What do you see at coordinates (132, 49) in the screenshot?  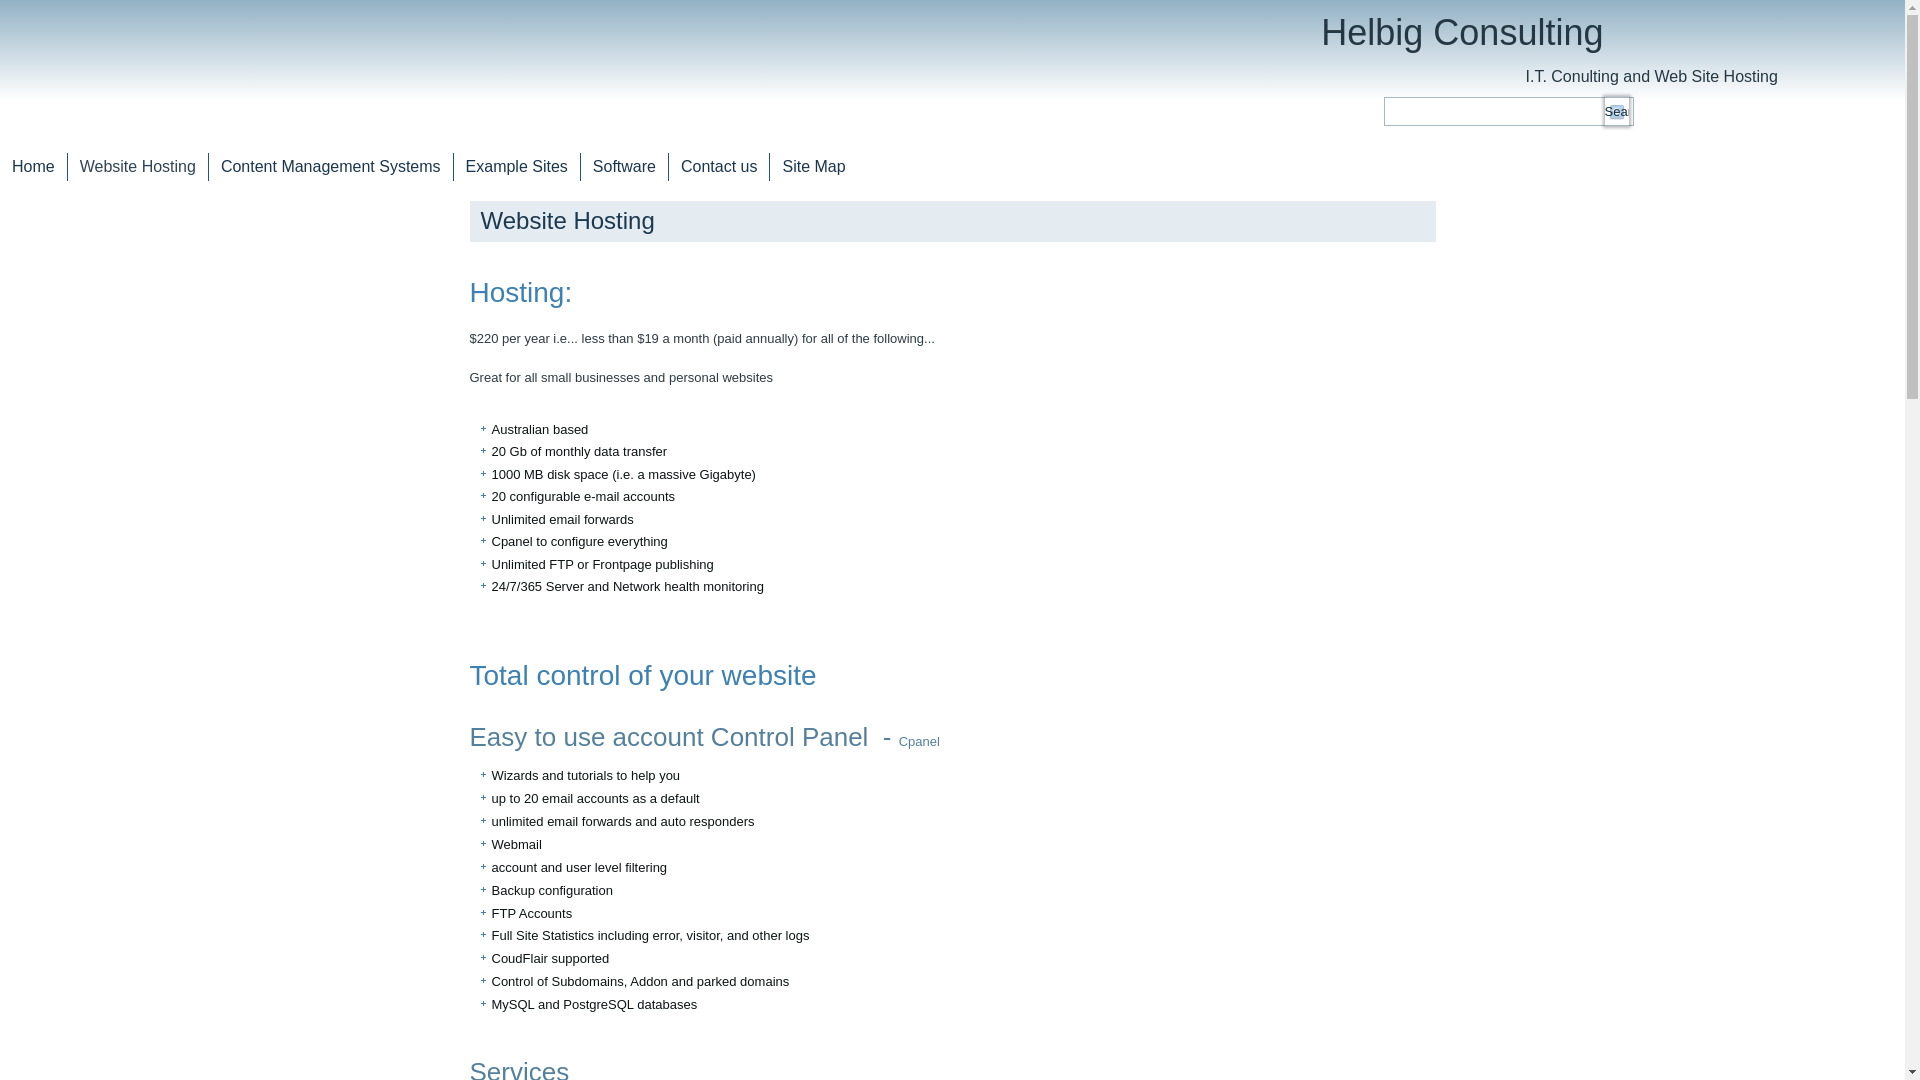 I see `'home'` at bounding box center [132, 49].